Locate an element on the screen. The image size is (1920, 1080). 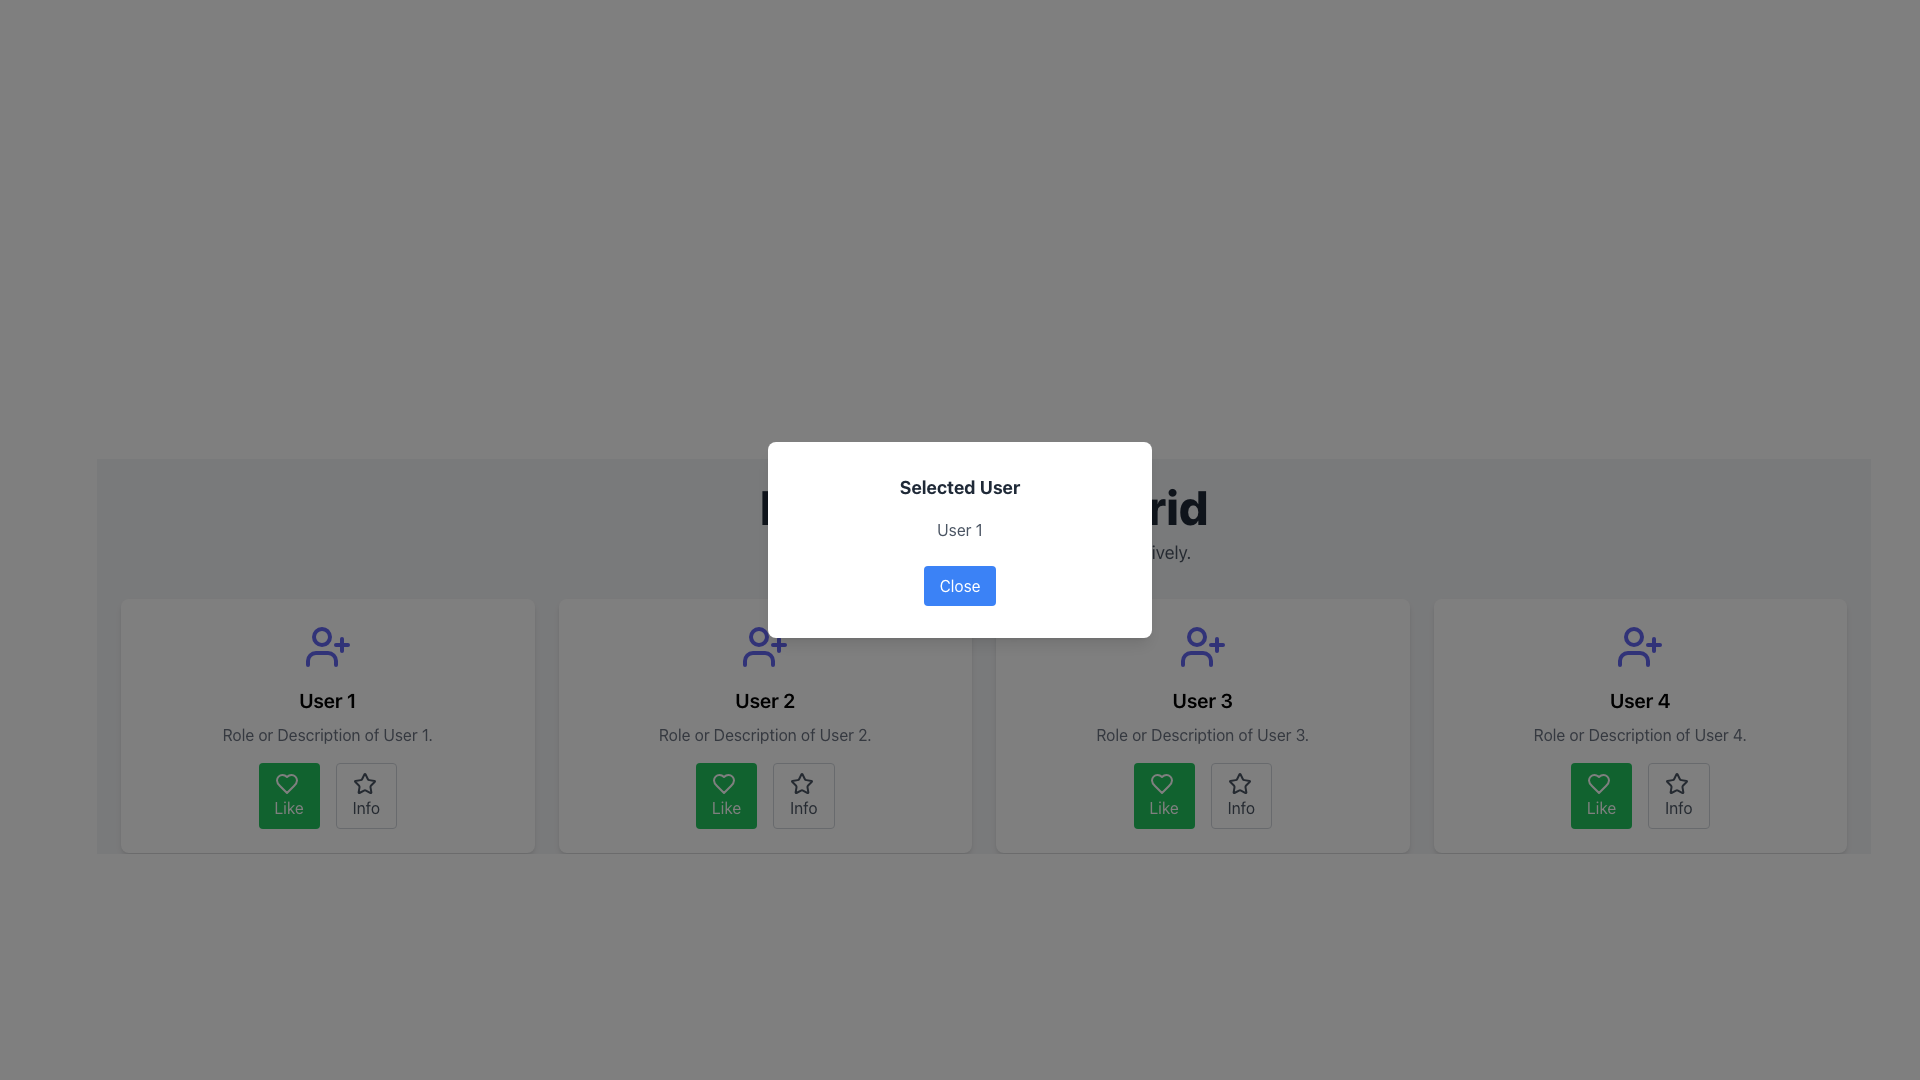
the text label element displaying 'User 3', which is styled in bold and centered, located in the second row, third column of the grid layout under an icon and above descriptive text is located at coordinates (1201, 700).